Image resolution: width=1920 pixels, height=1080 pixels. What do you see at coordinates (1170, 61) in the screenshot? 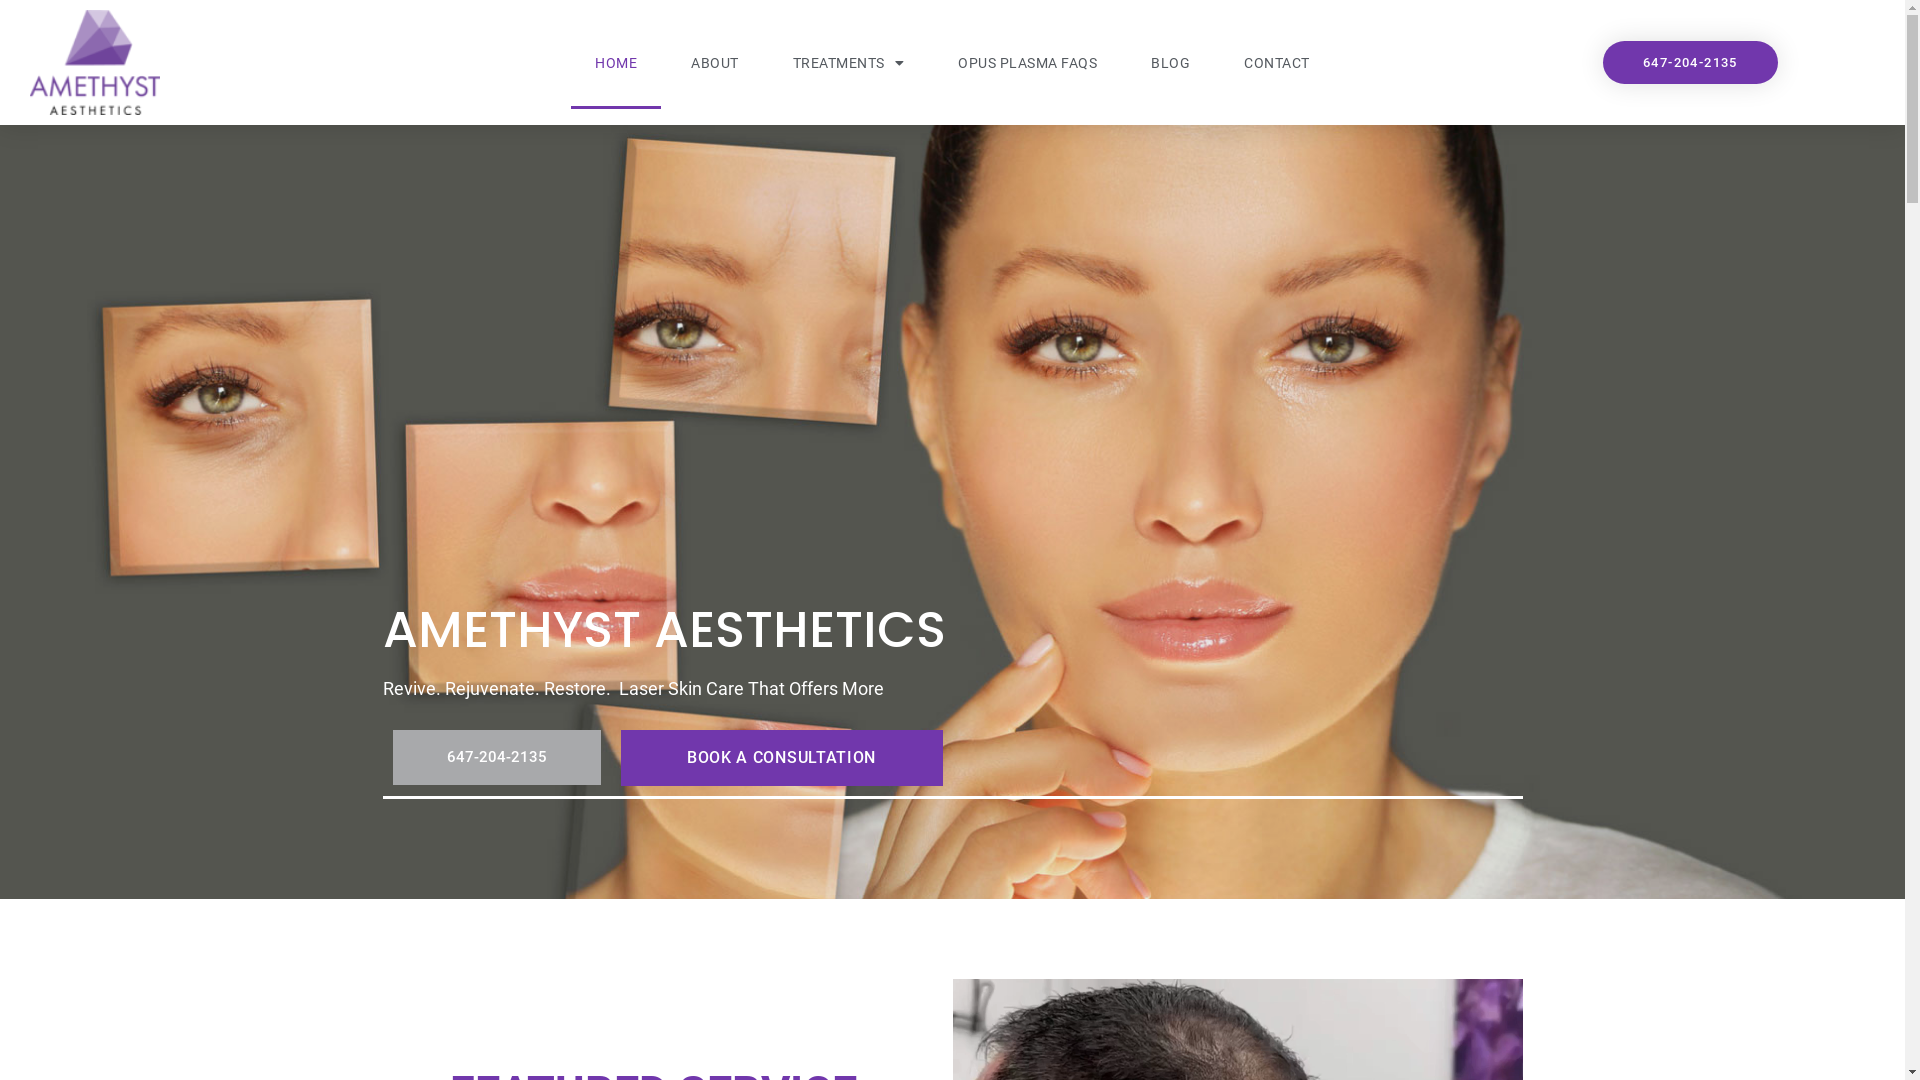
I see `'BLOG'` at bounding box center [1170, 61].